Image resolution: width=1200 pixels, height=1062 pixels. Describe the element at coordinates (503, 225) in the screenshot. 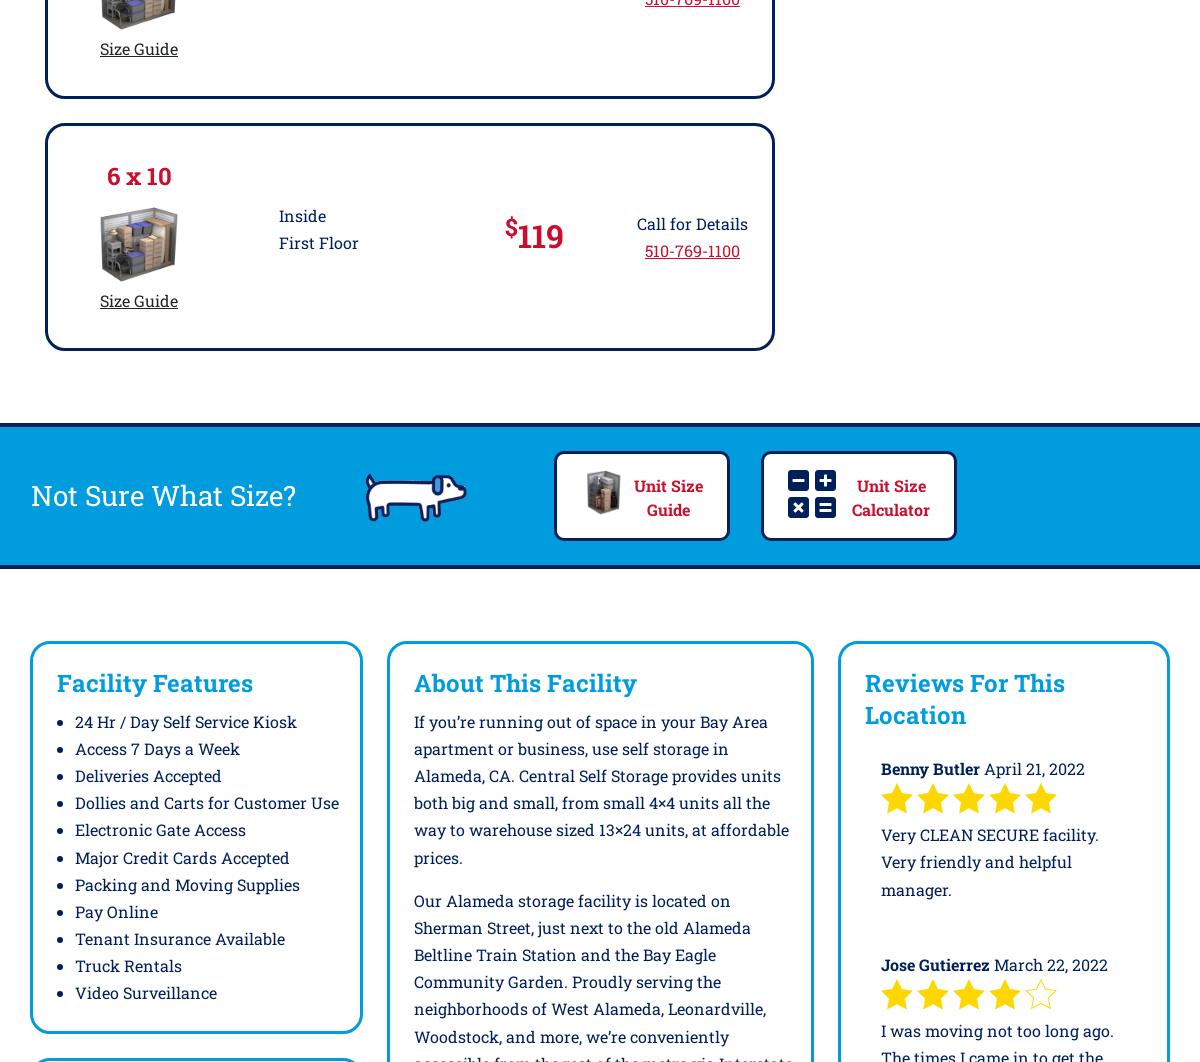

I see `'$'` at that location.